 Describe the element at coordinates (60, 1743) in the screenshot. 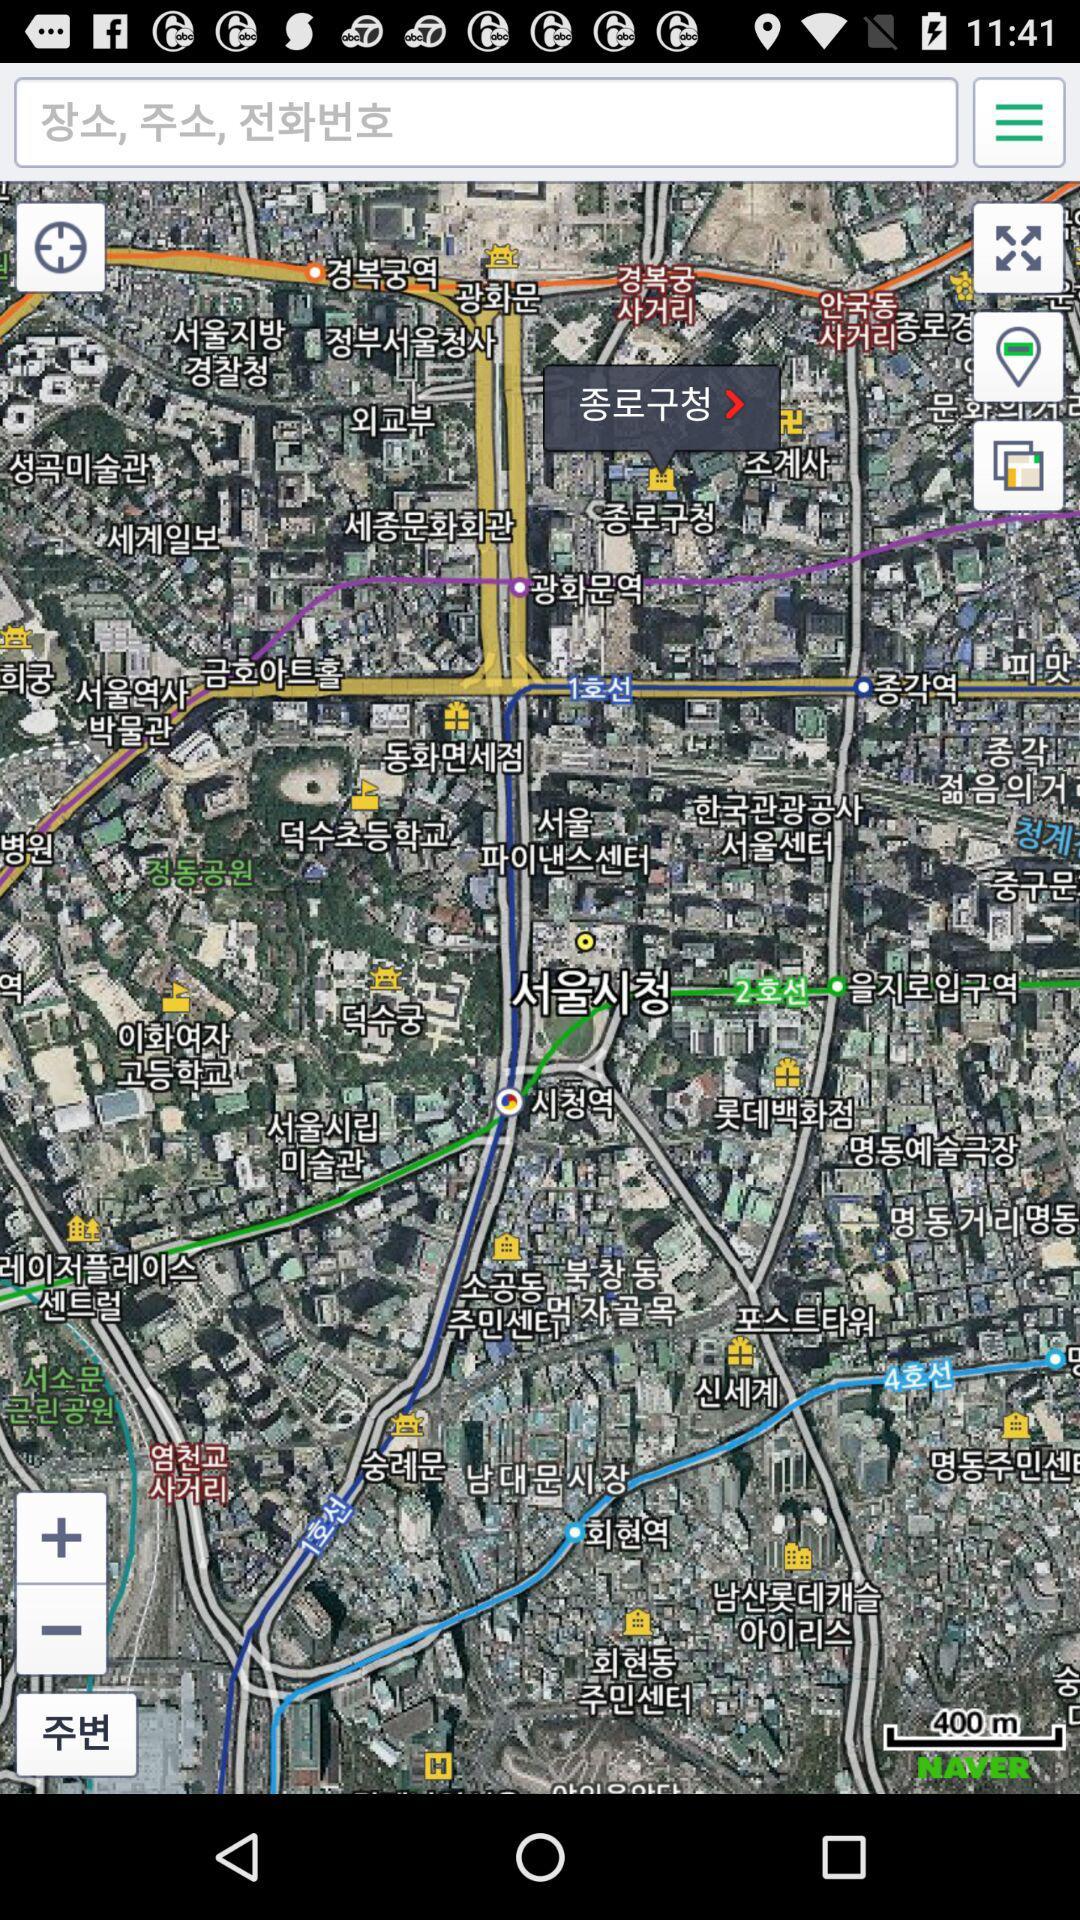

I see `the zoom_out icon` at that location.